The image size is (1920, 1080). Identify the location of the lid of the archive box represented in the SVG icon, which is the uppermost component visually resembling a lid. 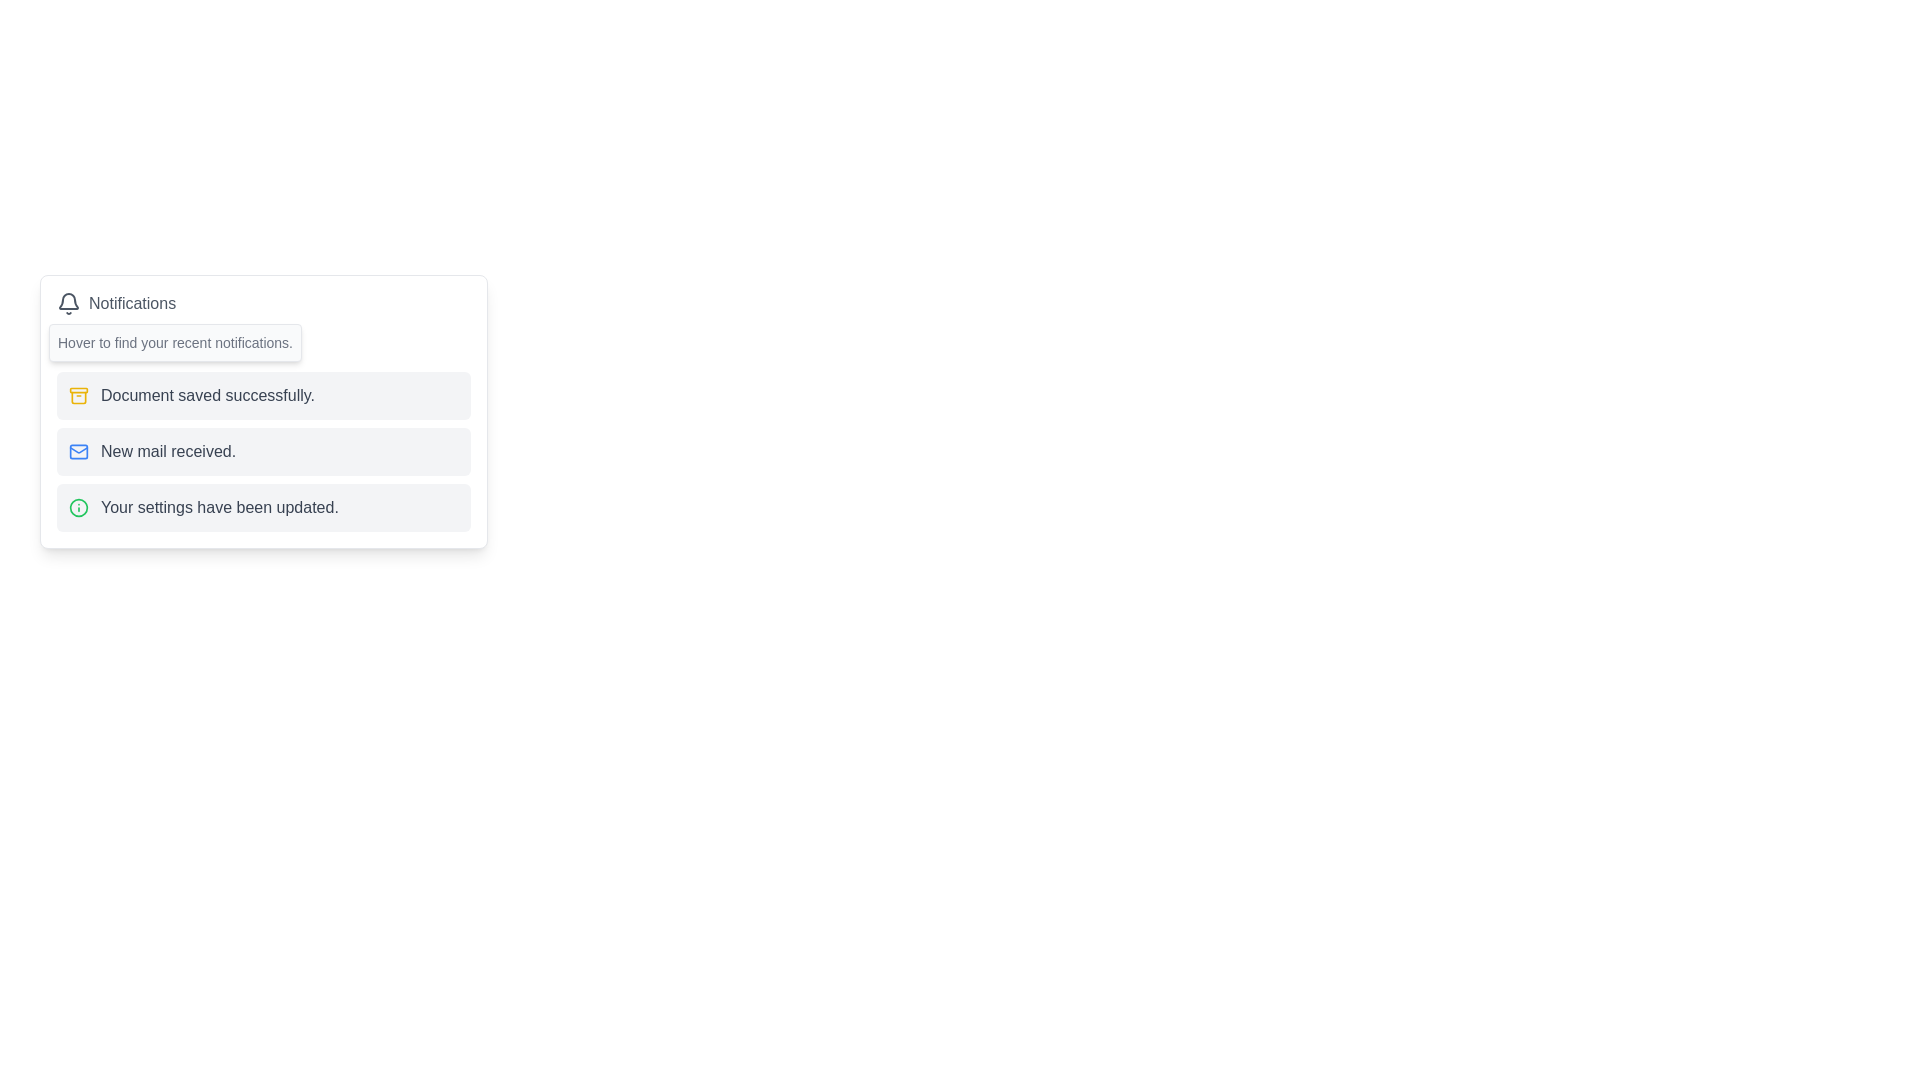
(78, 389).